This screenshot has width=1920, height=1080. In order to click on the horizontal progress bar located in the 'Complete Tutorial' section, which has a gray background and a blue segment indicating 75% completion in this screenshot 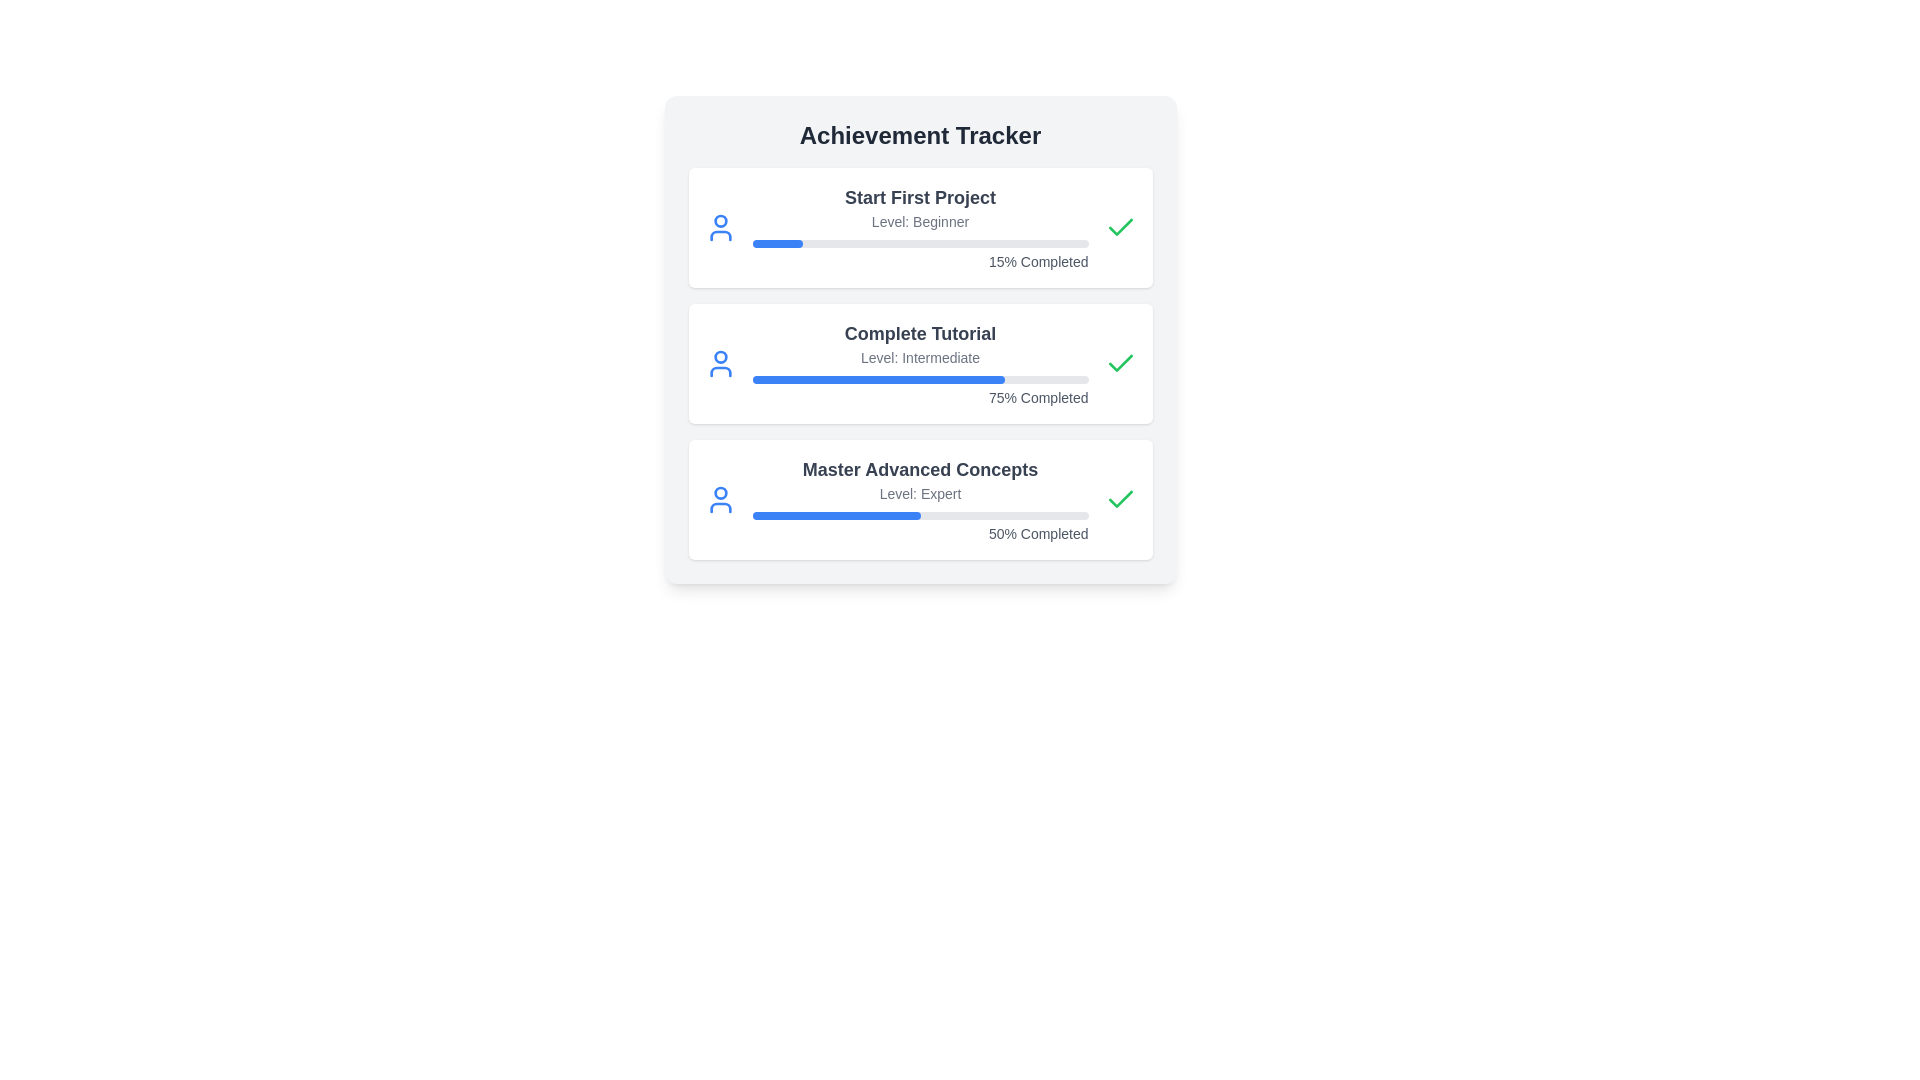, I will do `click(919, 380)`.